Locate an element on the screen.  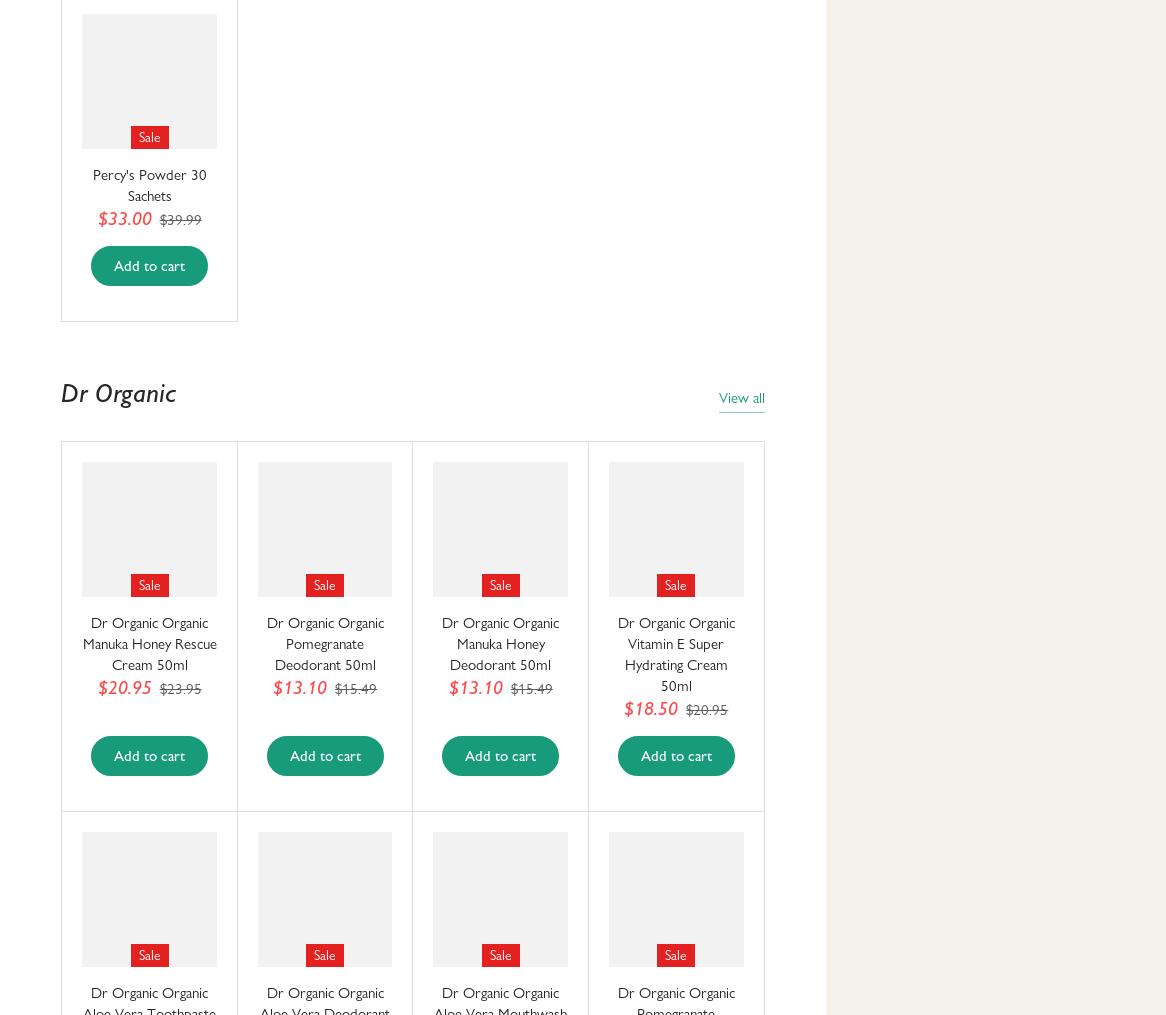
'Dr Organic Organic Vitamin E Super Hydrating Cream 50ml' is located at coordinates (674, 654).